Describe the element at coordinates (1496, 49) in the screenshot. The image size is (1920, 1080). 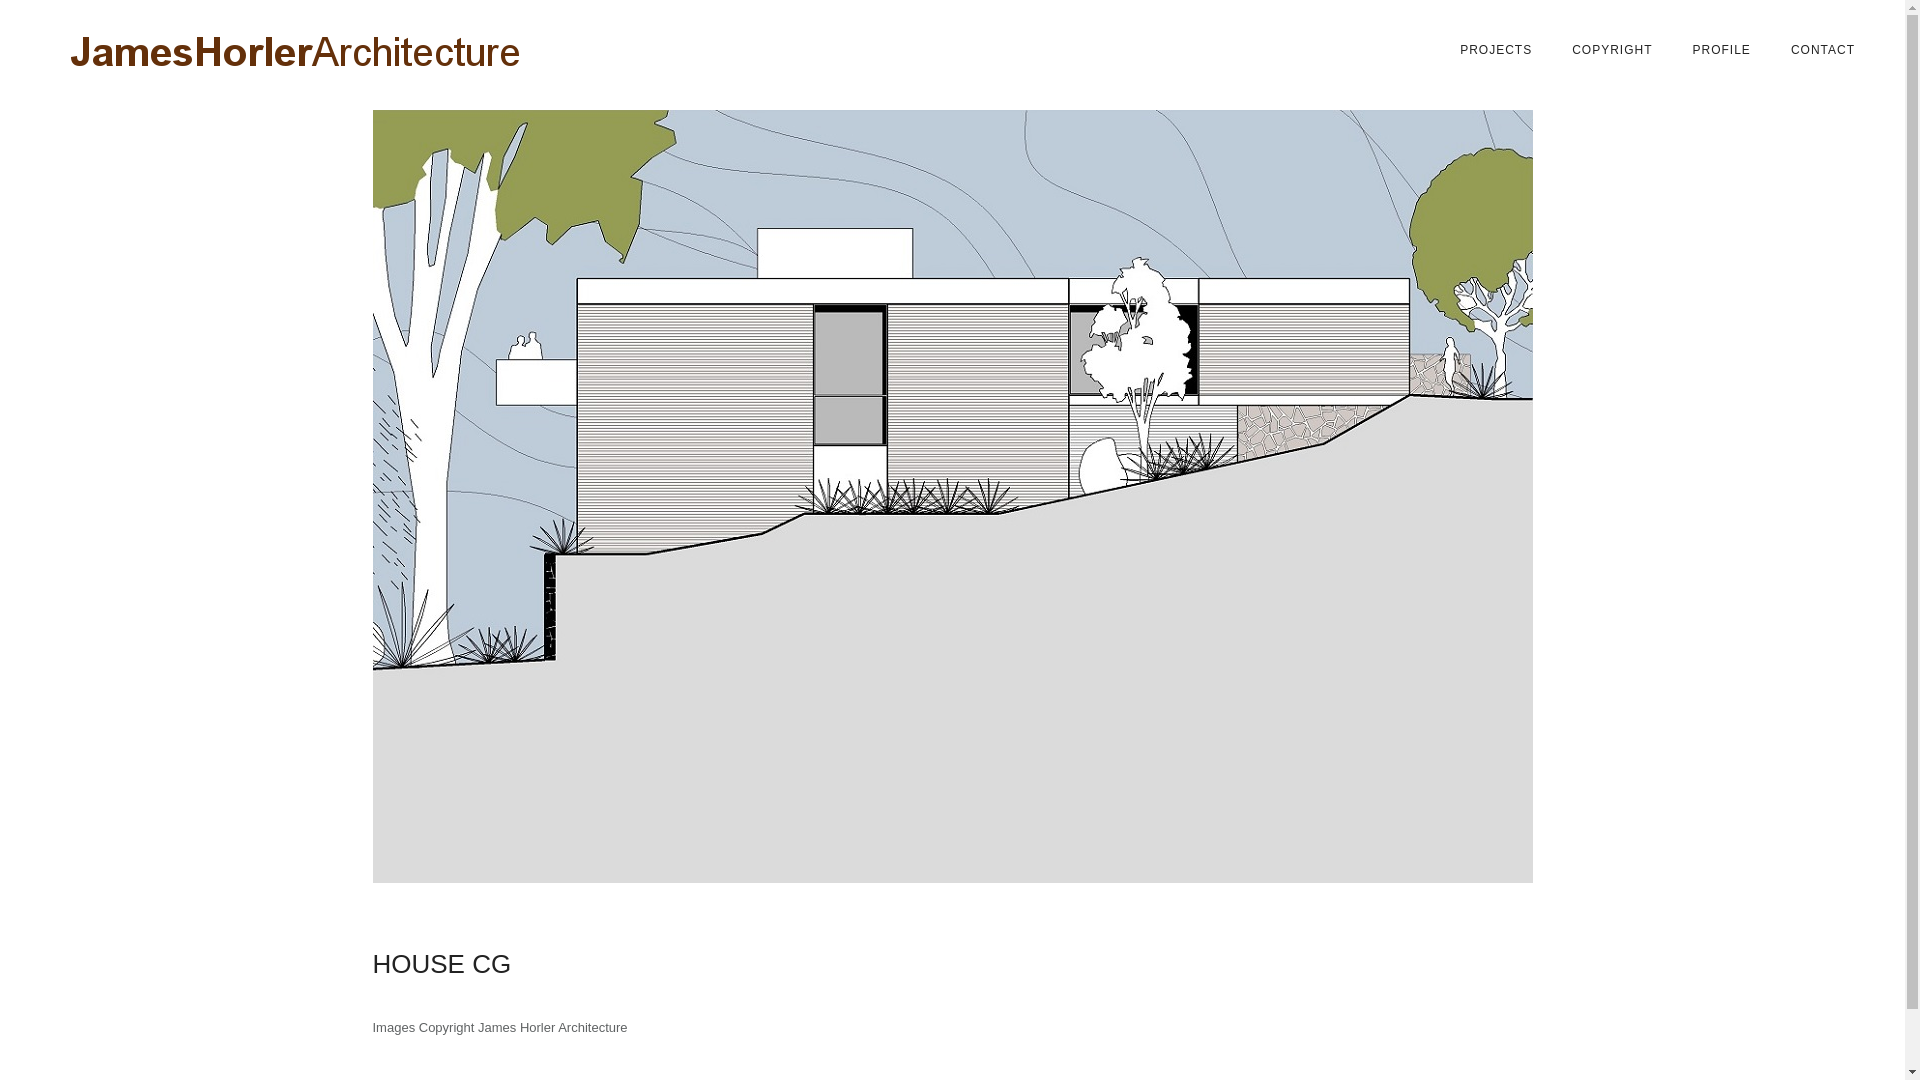
I see `'PROJECTS'` at that location.